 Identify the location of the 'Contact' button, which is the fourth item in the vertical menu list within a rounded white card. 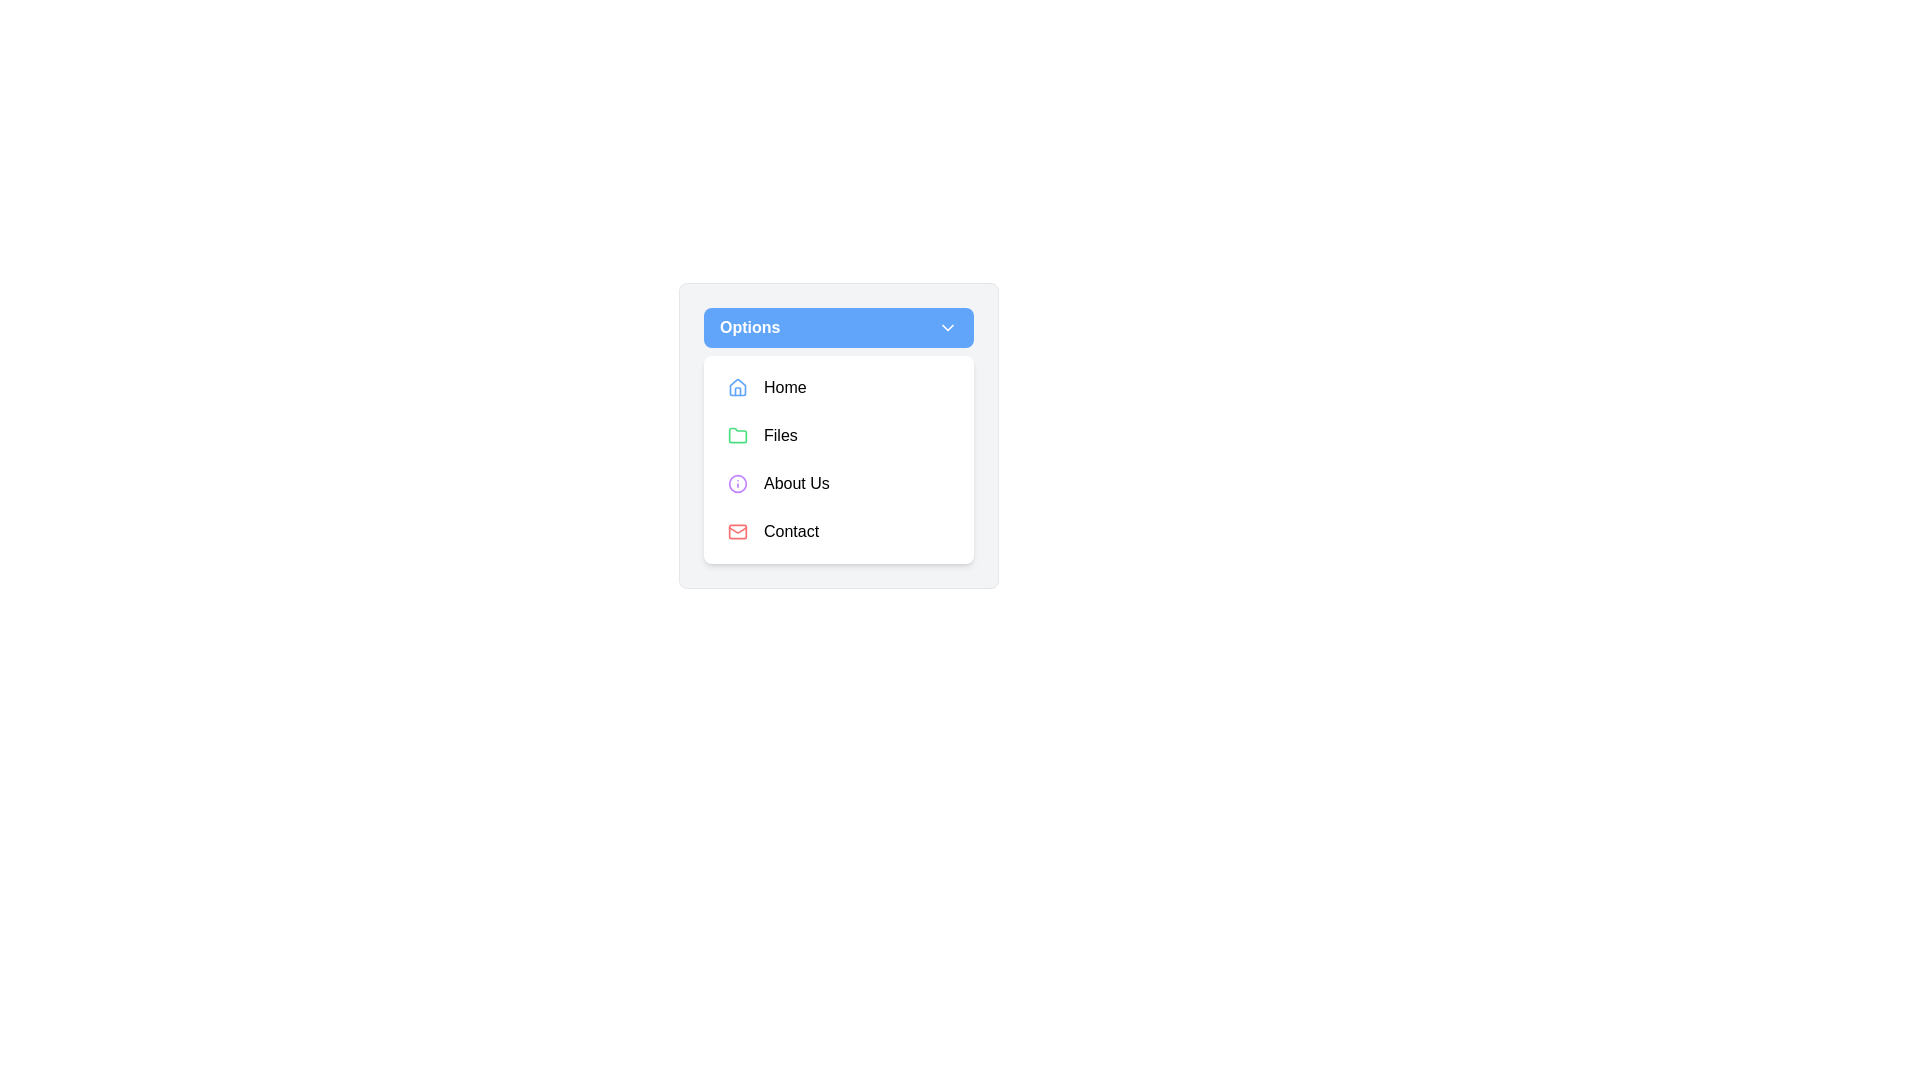
(839, 531).